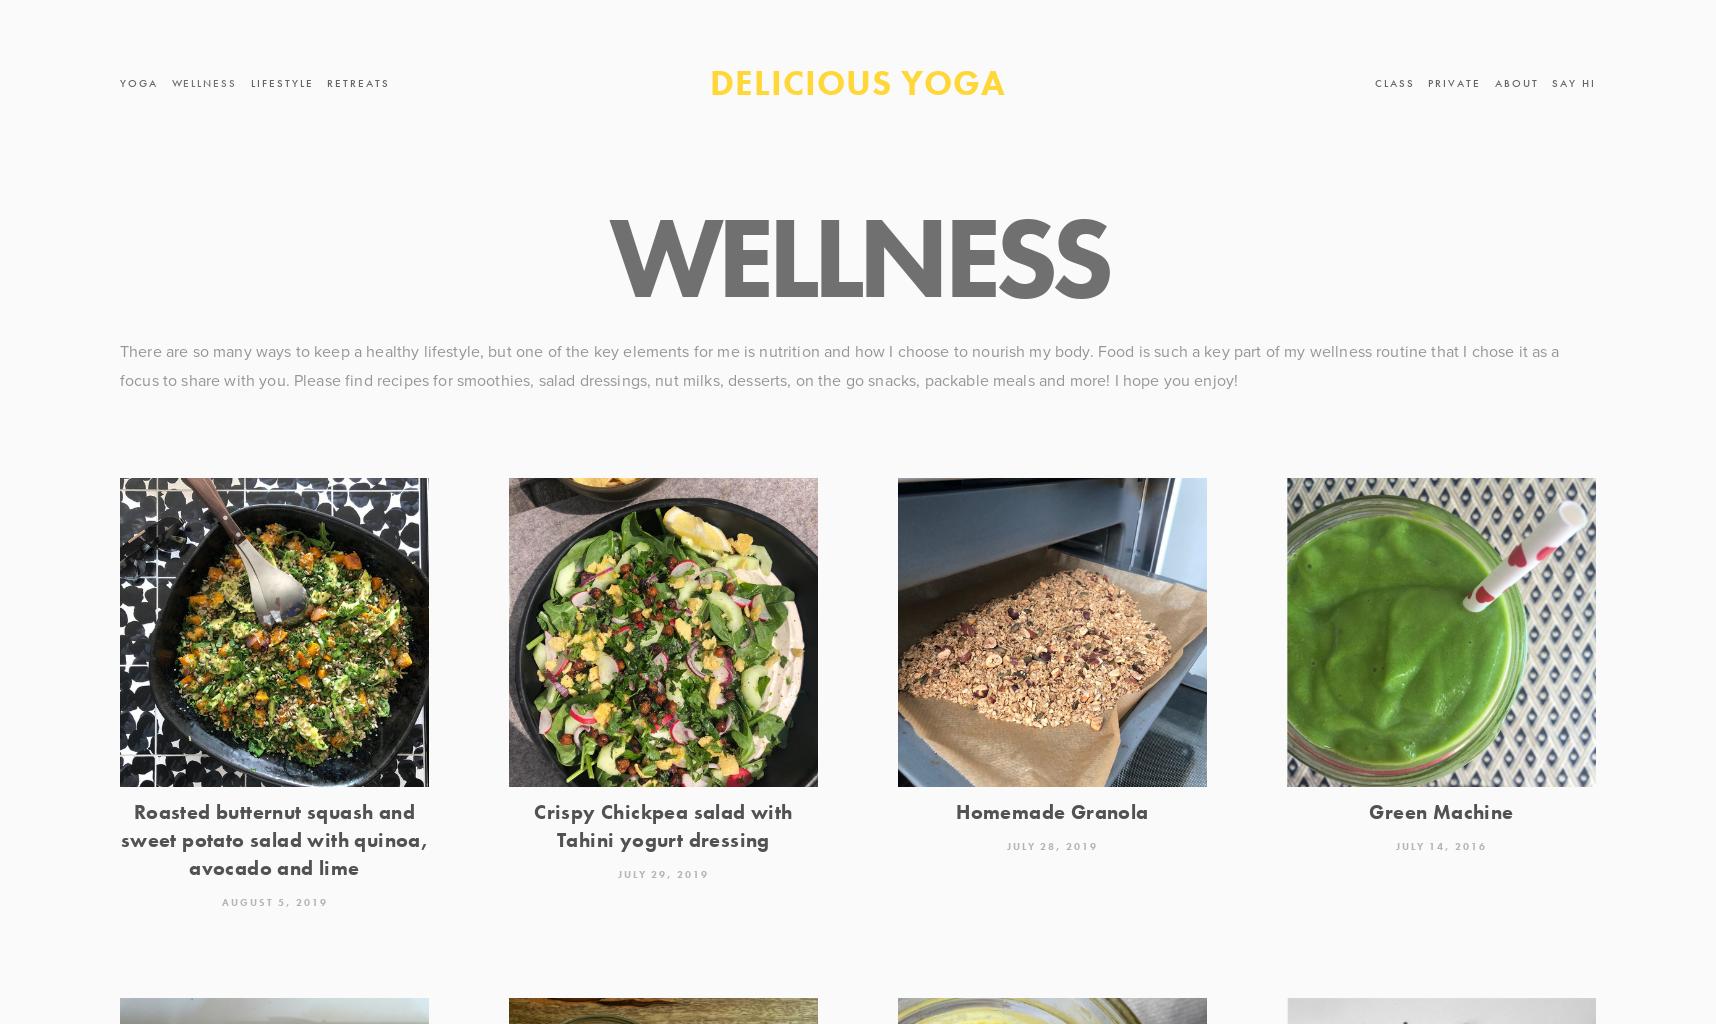 The height and width of the screenshot is (1024, 1716). I want to click on 'Roasted butternut squash and sweet potato salad with quinoa, avocado and lime', so click(119, 837).